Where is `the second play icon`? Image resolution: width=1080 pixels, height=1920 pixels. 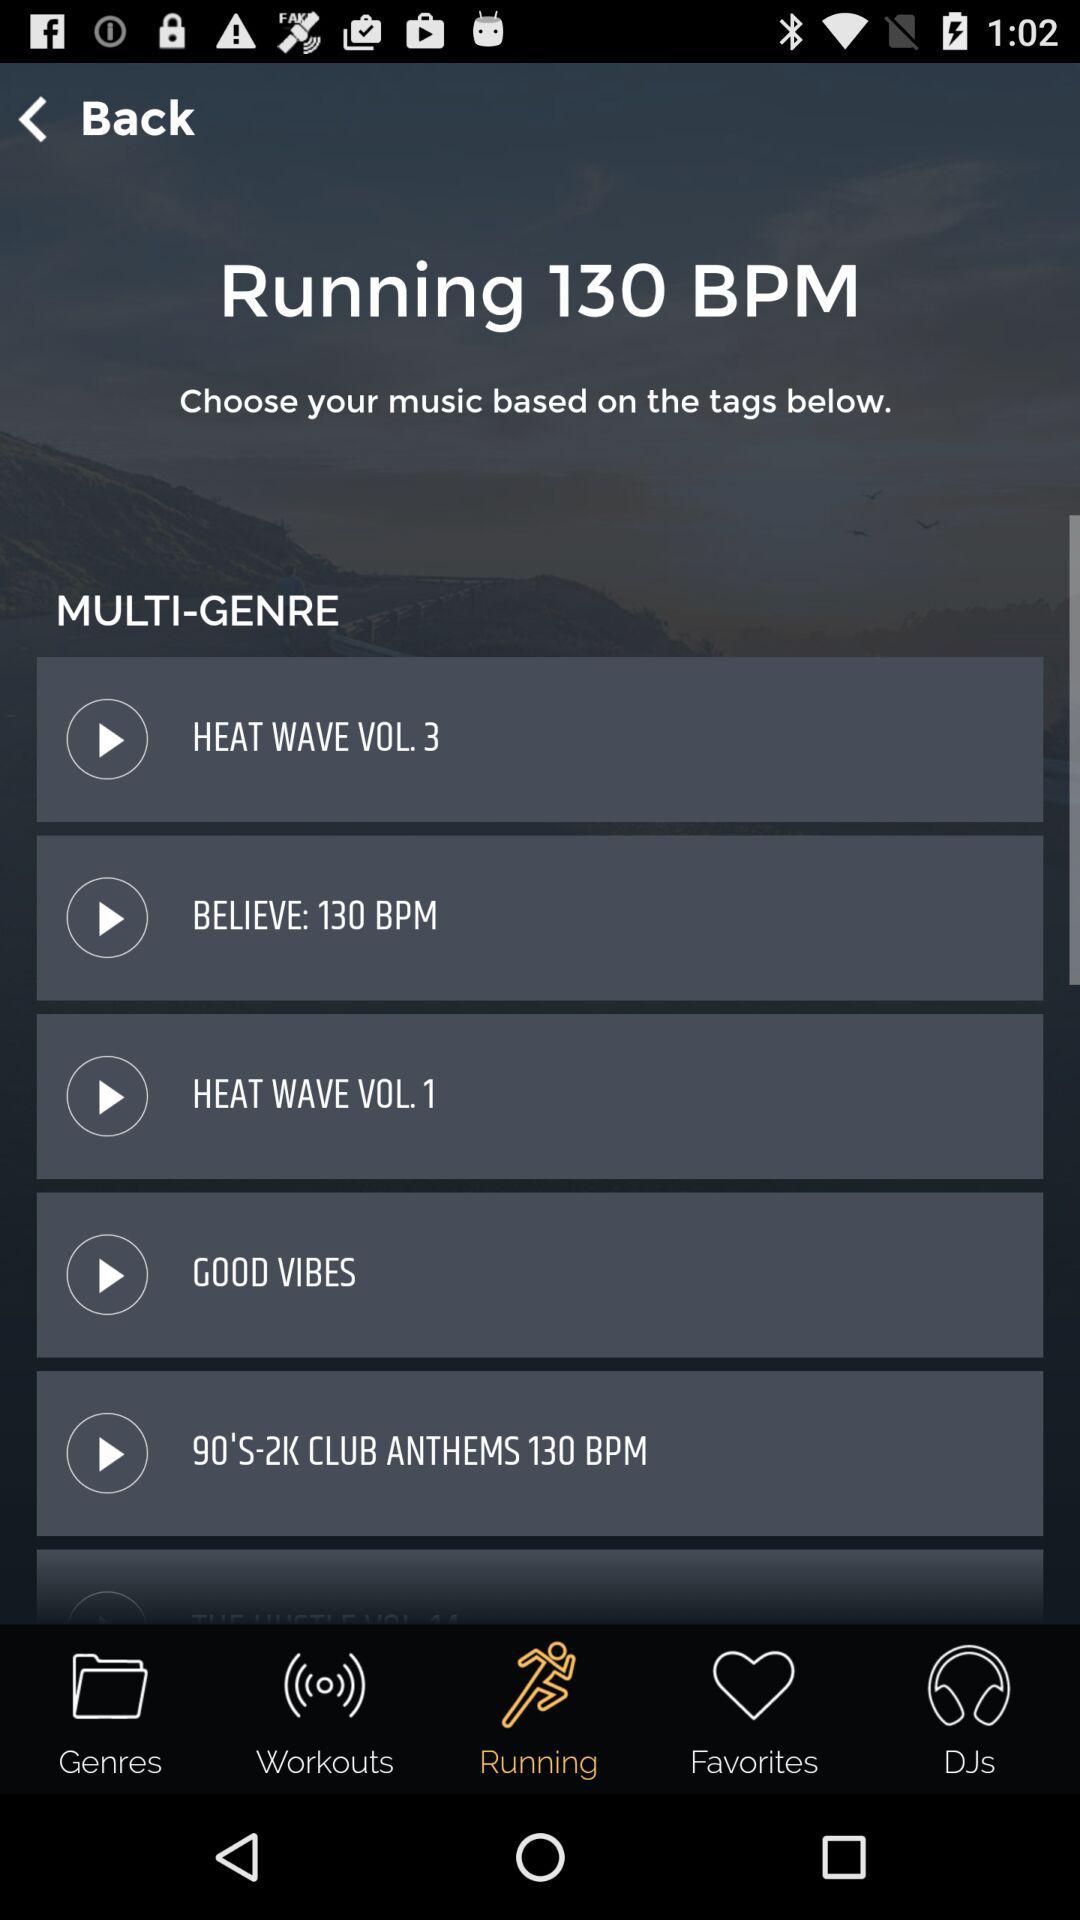 the second play icon is located at coordinates (107, 916).